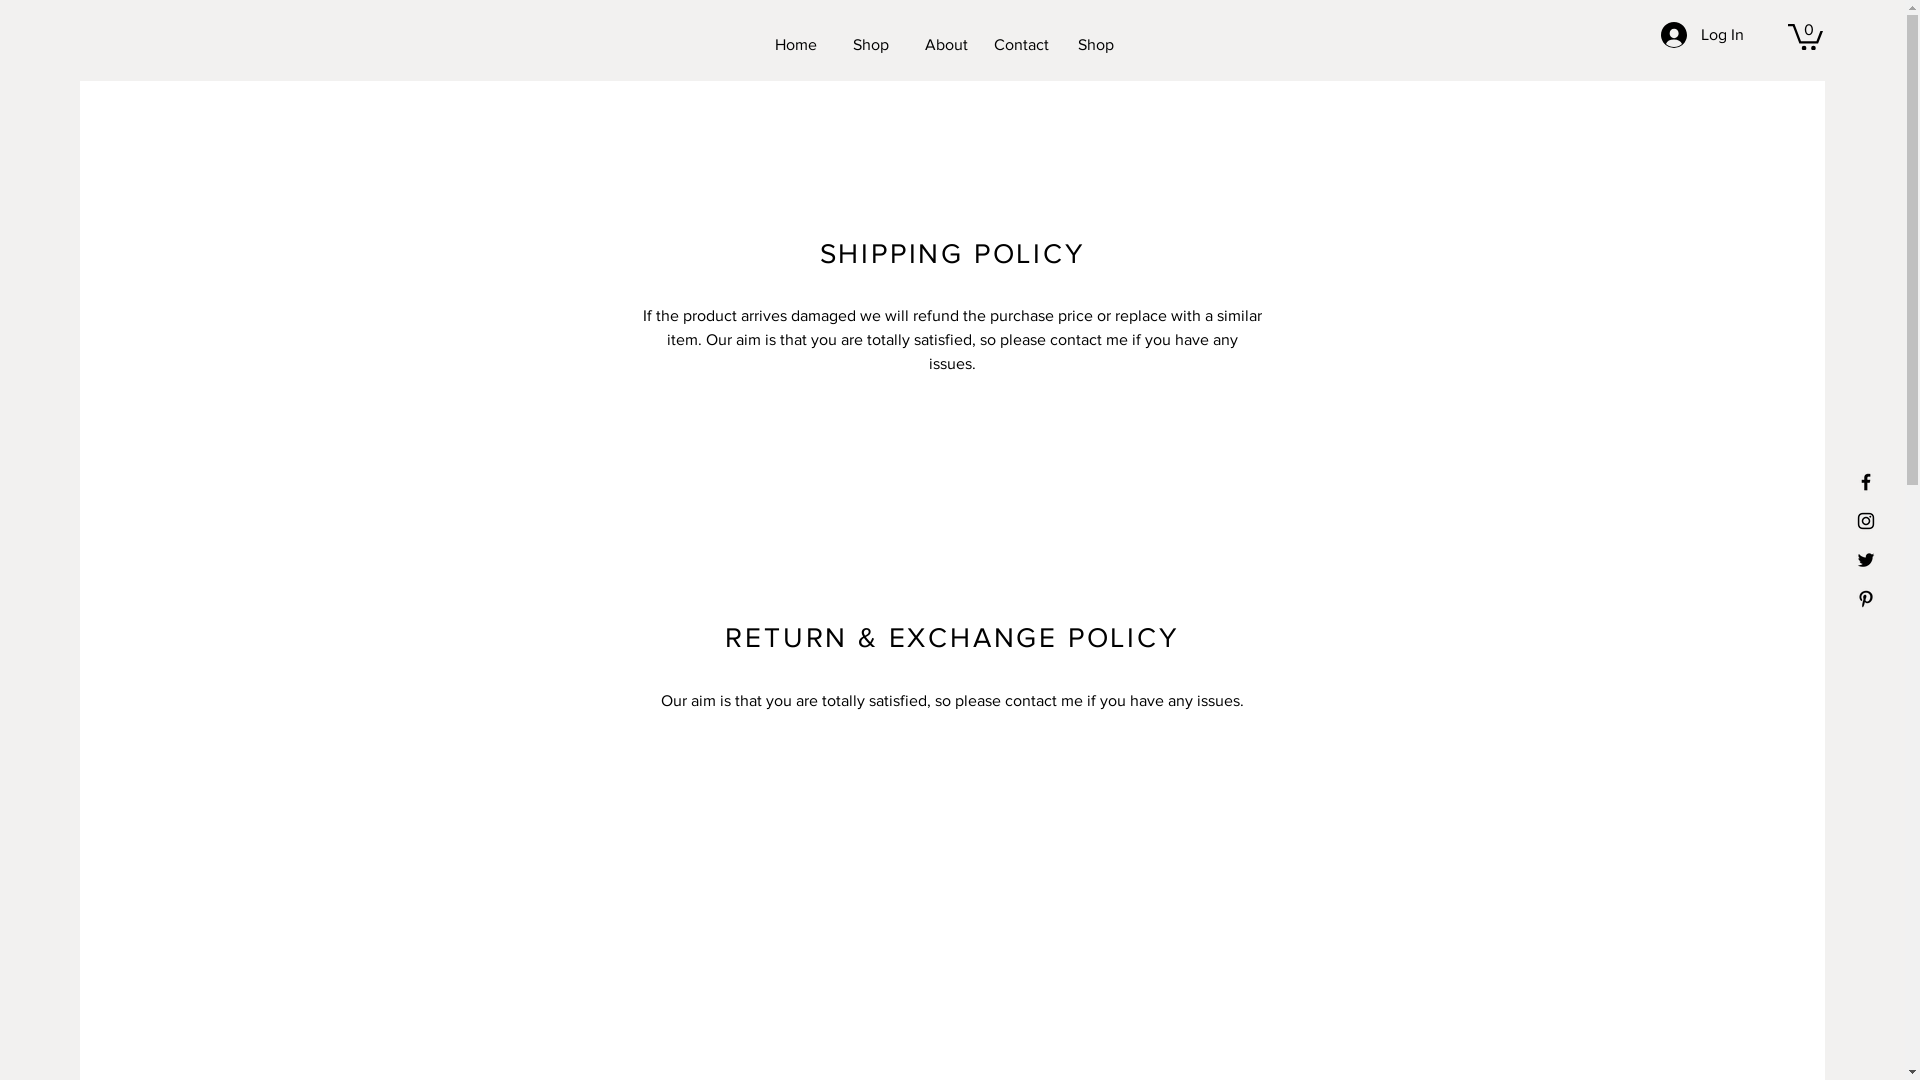  Describe the element at coordinates (1805, 35) in the screenshot. I see `'0'` at that location.